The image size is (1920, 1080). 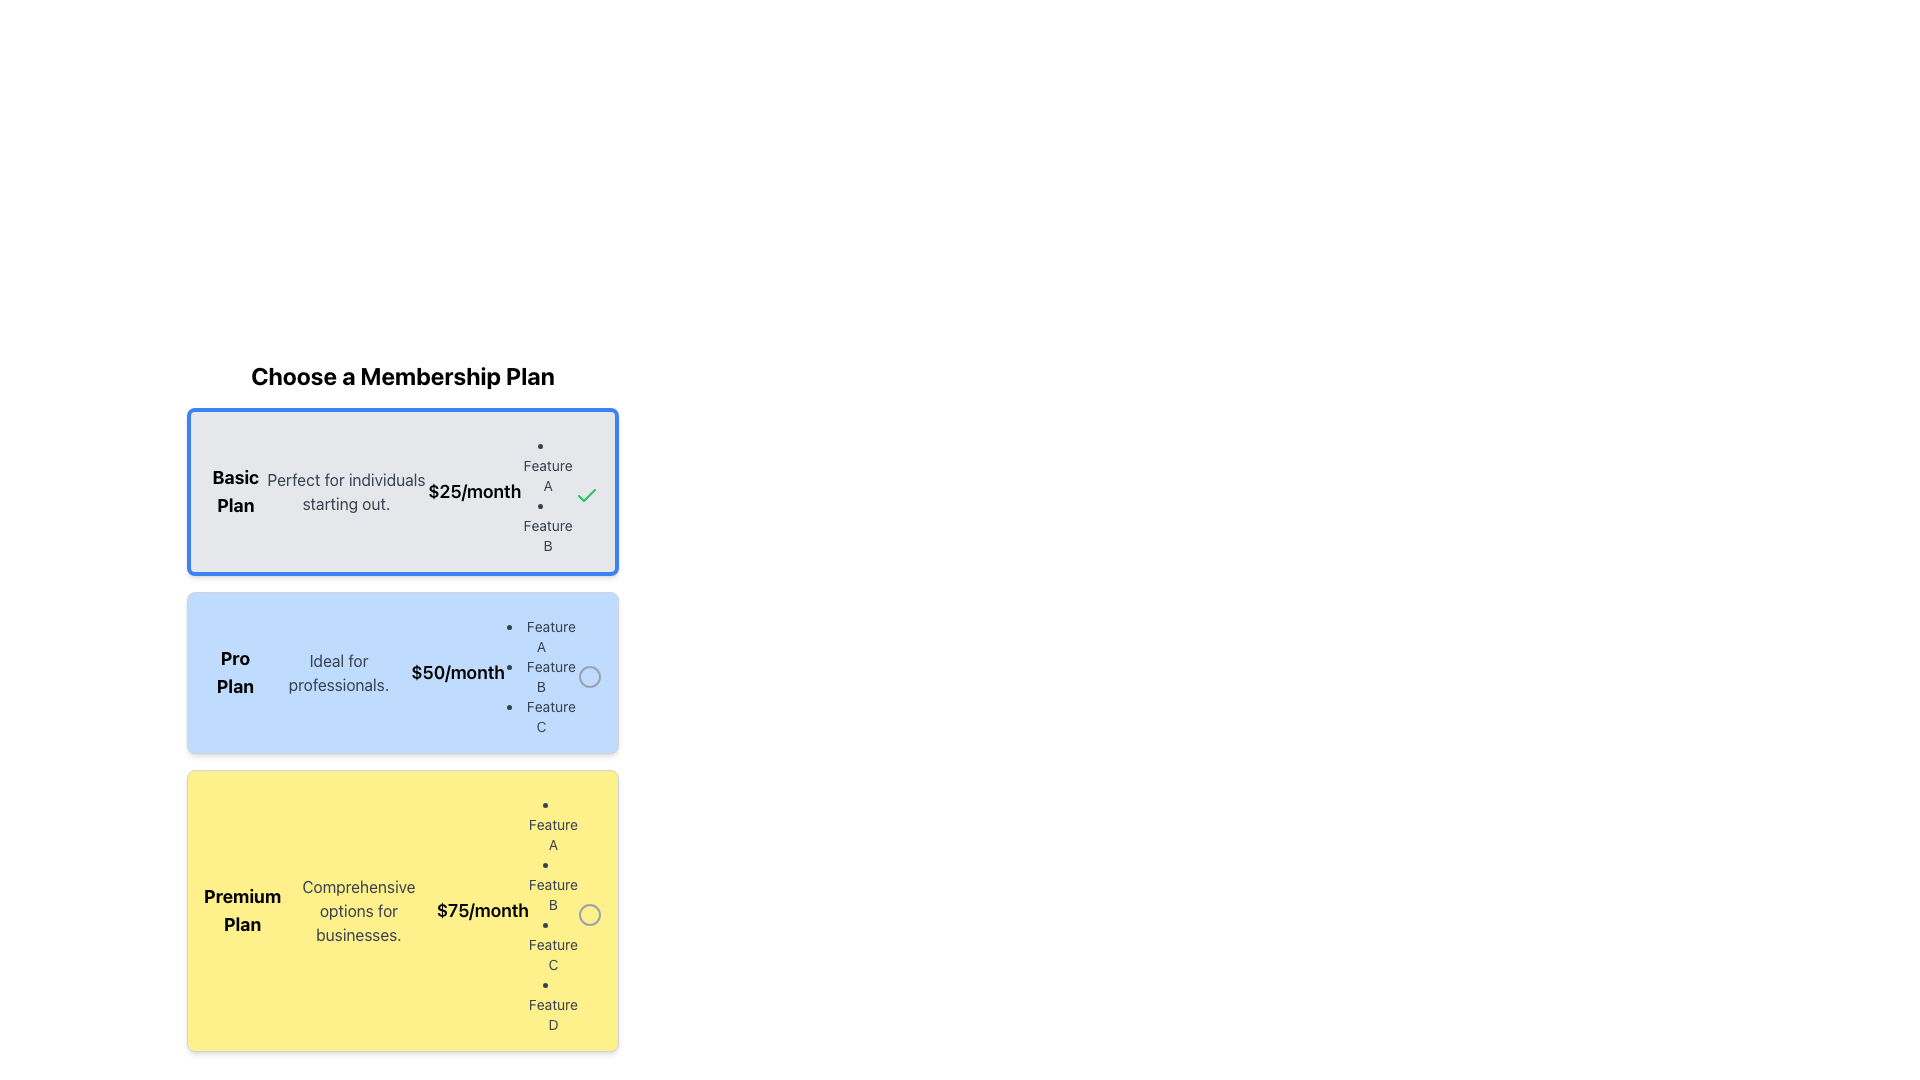 I want to click on bold text label 'Pro Plan' located at the top of the middle subscription plan card with a light blue background, so click(x=235, y=672).